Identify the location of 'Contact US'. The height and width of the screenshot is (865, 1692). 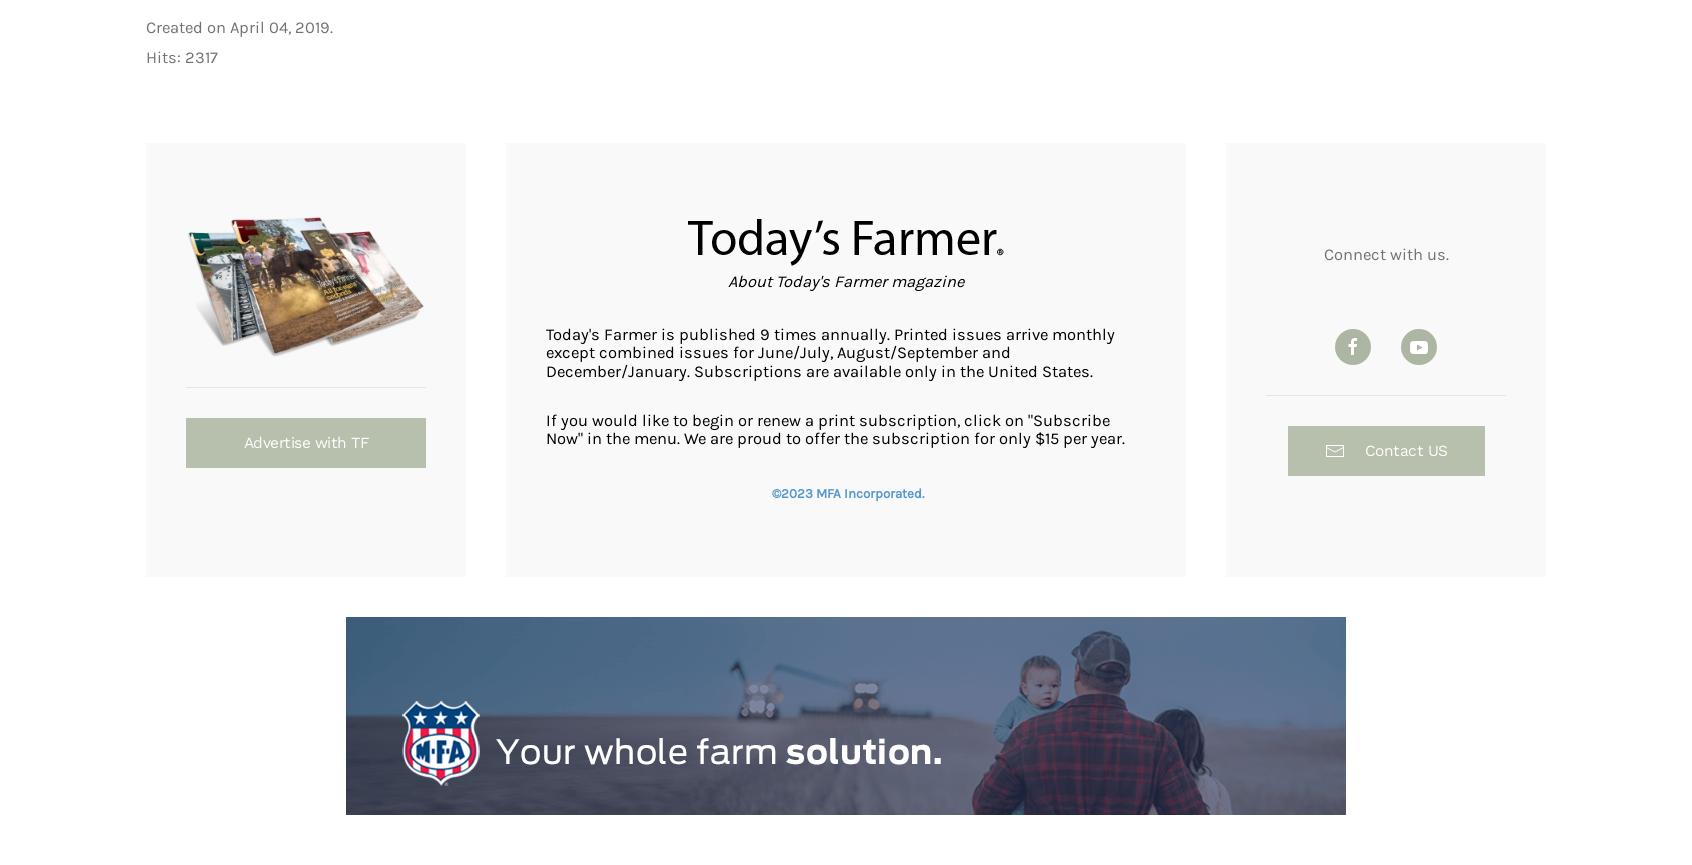
(1405, 448).